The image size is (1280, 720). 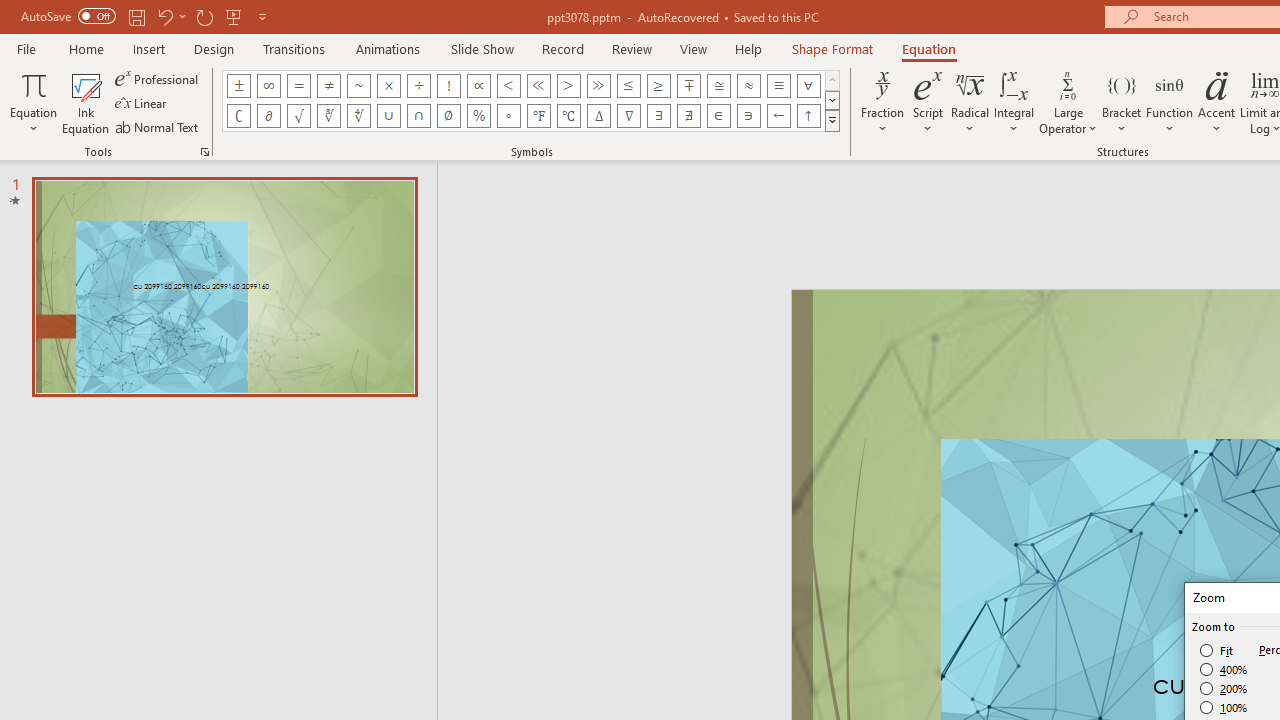 I want to click on 'Equation Symbol There Exists', so click(x=659, y=115).